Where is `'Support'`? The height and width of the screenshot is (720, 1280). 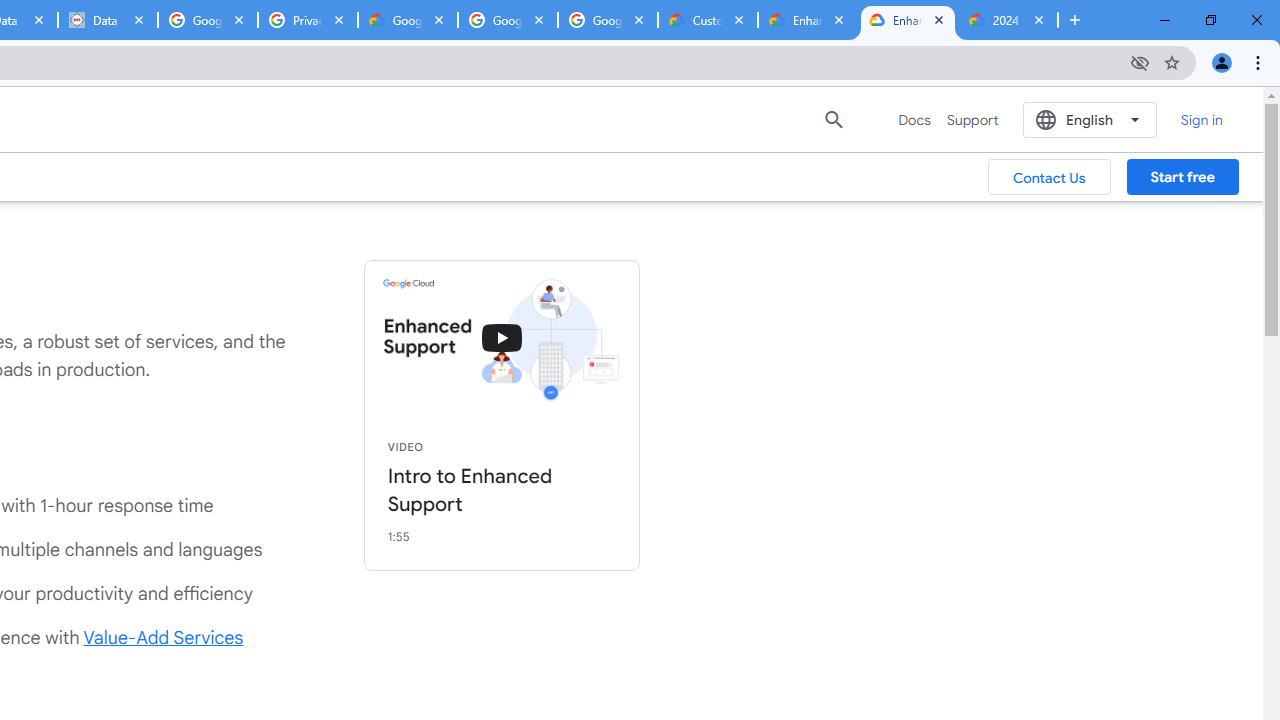
'Support' is located at coordinates (972, 119).